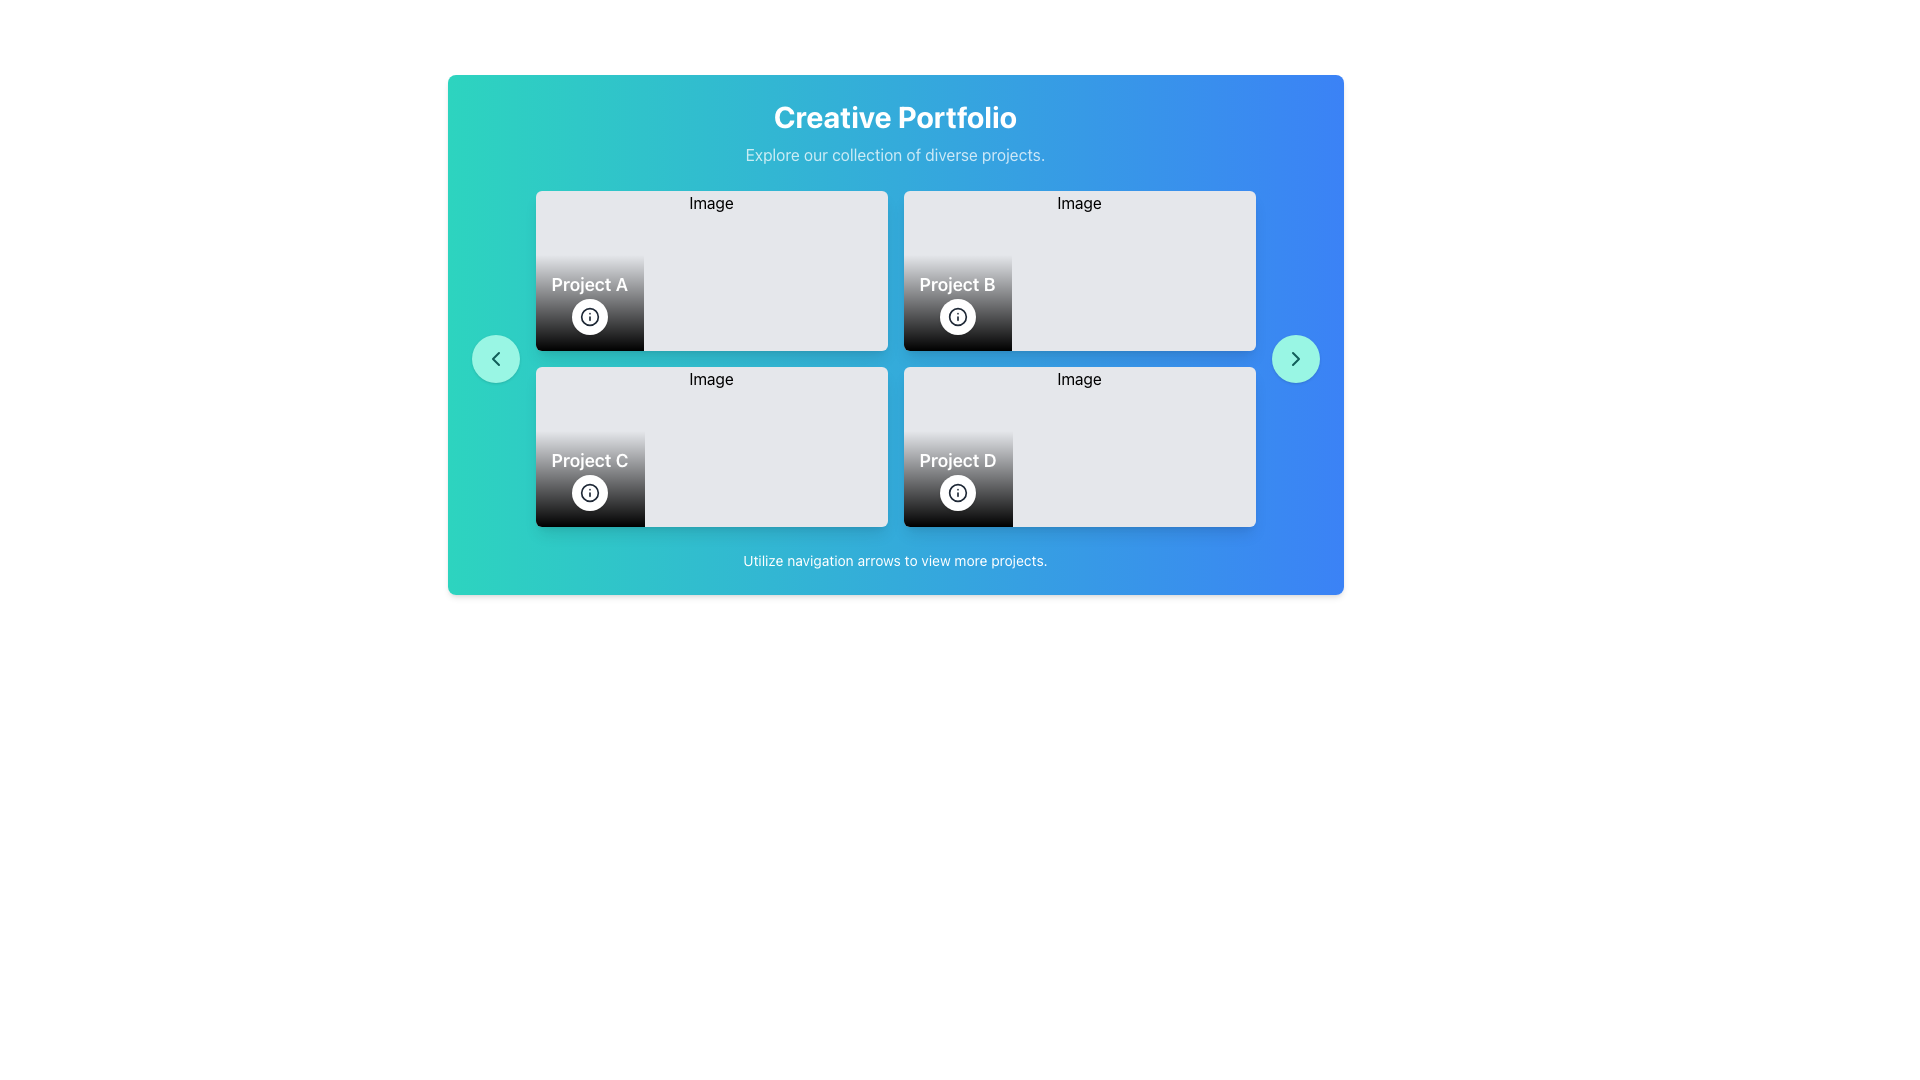 The height and width of the screenshot is (1080, 1920). What do you see at coordinates (589, 493) in the screenshot?
I see `the information icon button located at the bottom left corner of the 'Project A' module` at bounding box center [589, 493].